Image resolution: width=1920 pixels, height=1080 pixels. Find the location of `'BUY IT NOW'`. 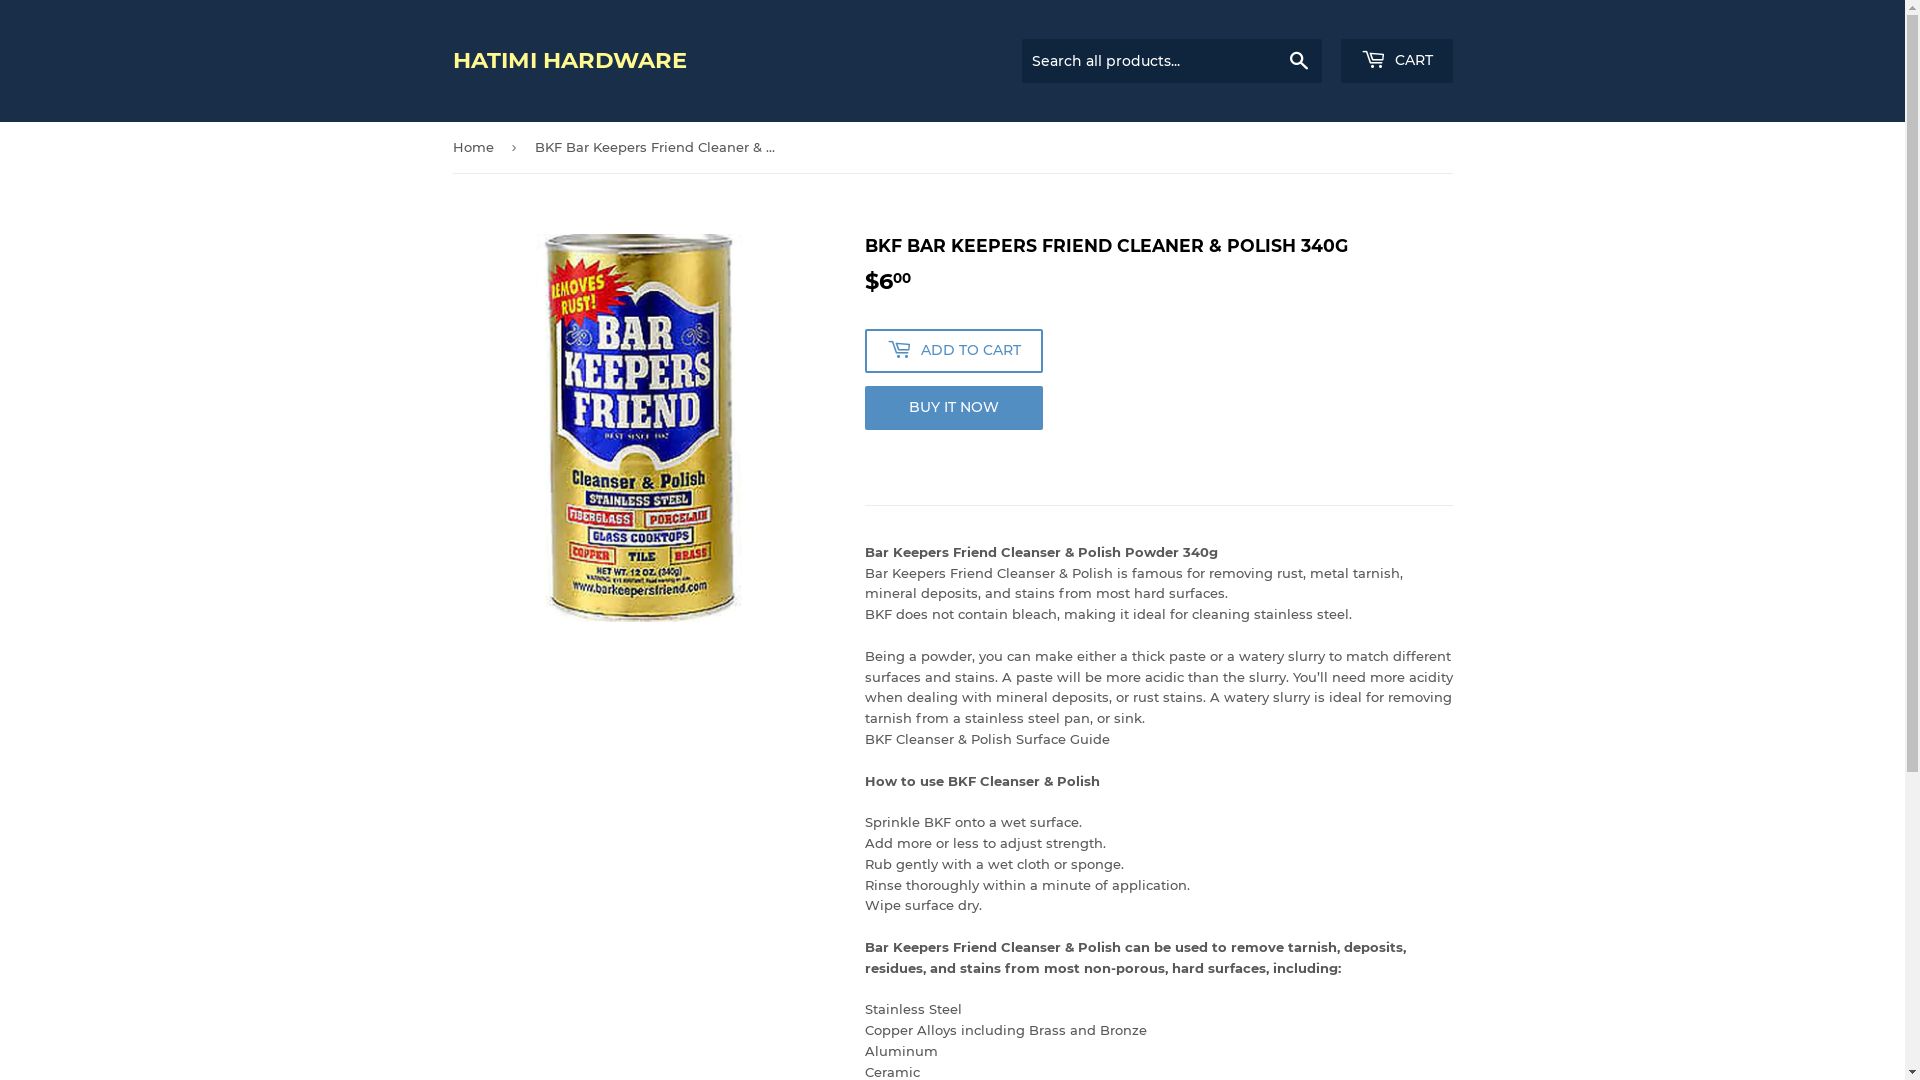

'BUY IT NOW' is located at coordinates (952, 407).